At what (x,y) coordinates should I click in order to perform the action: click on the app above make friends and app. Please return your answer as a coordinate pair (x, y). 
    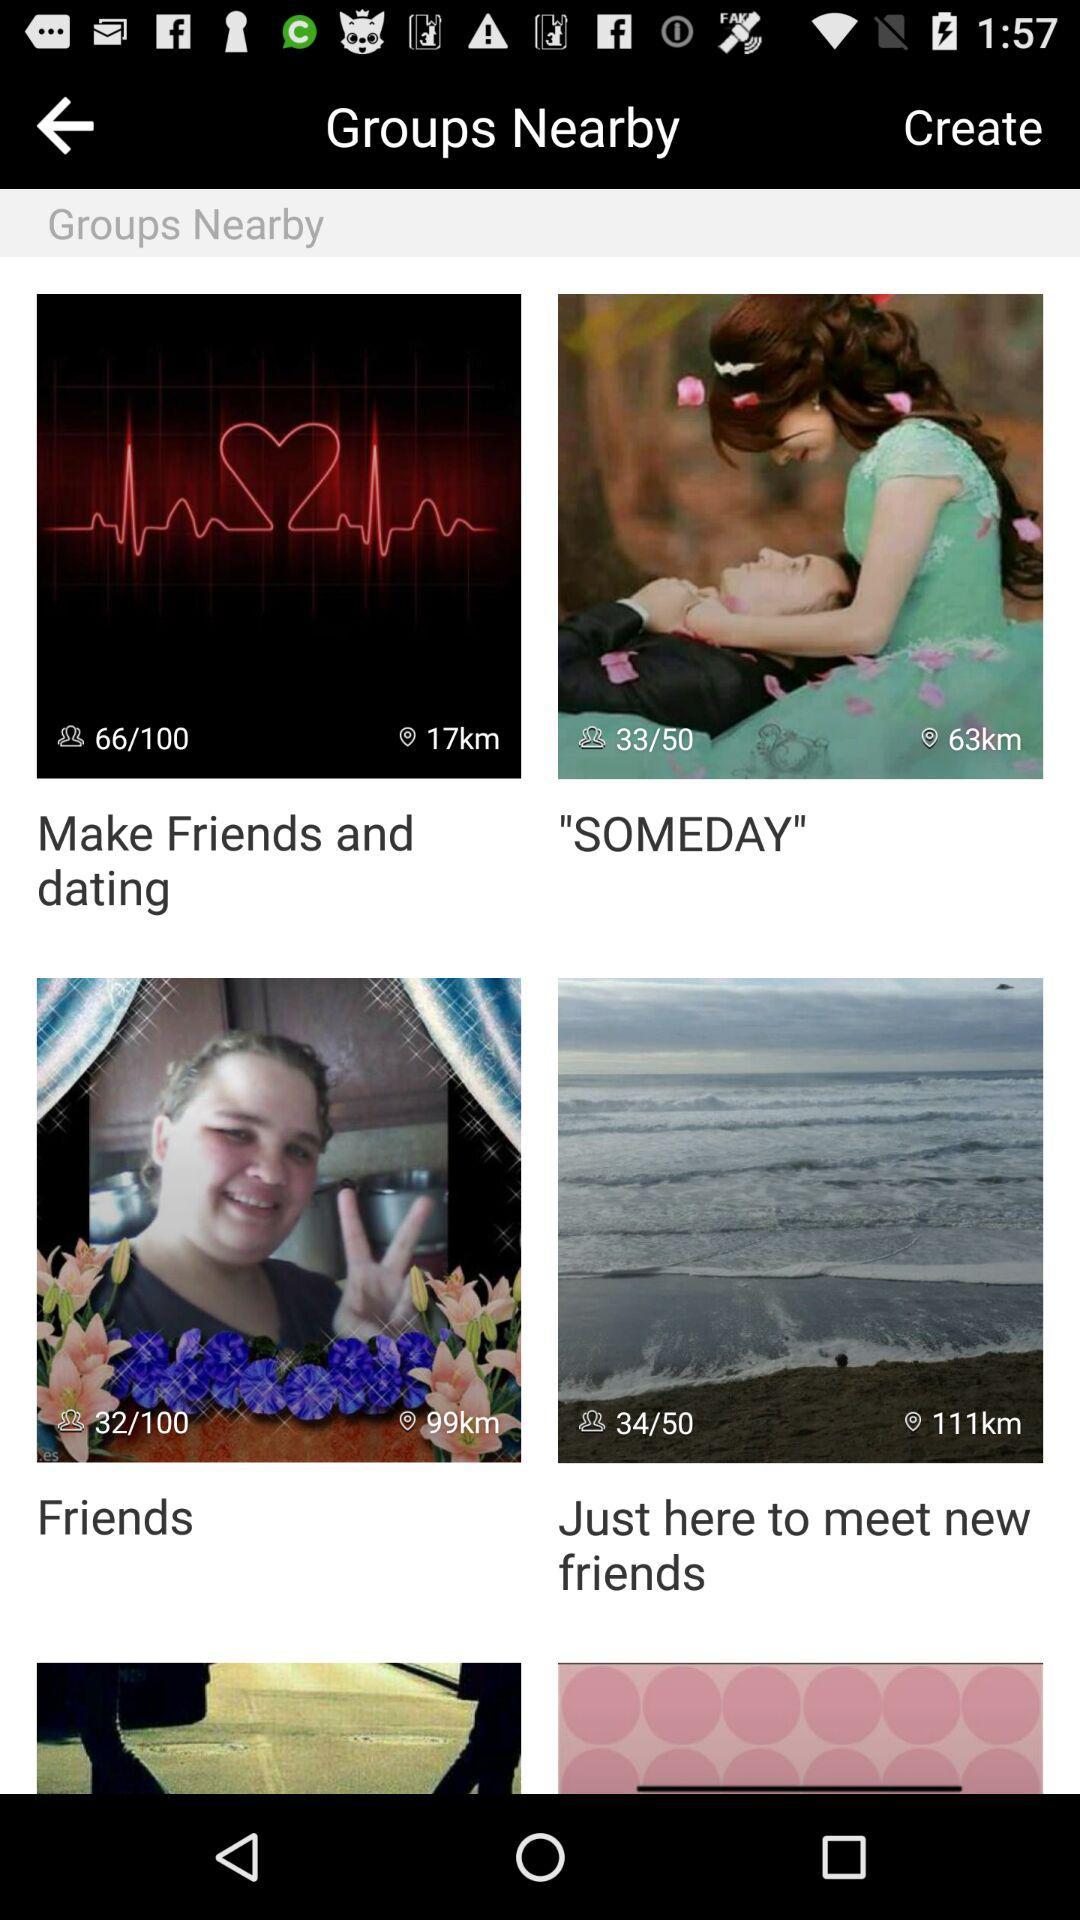
    Looking at the image, I should click on (278, 536).